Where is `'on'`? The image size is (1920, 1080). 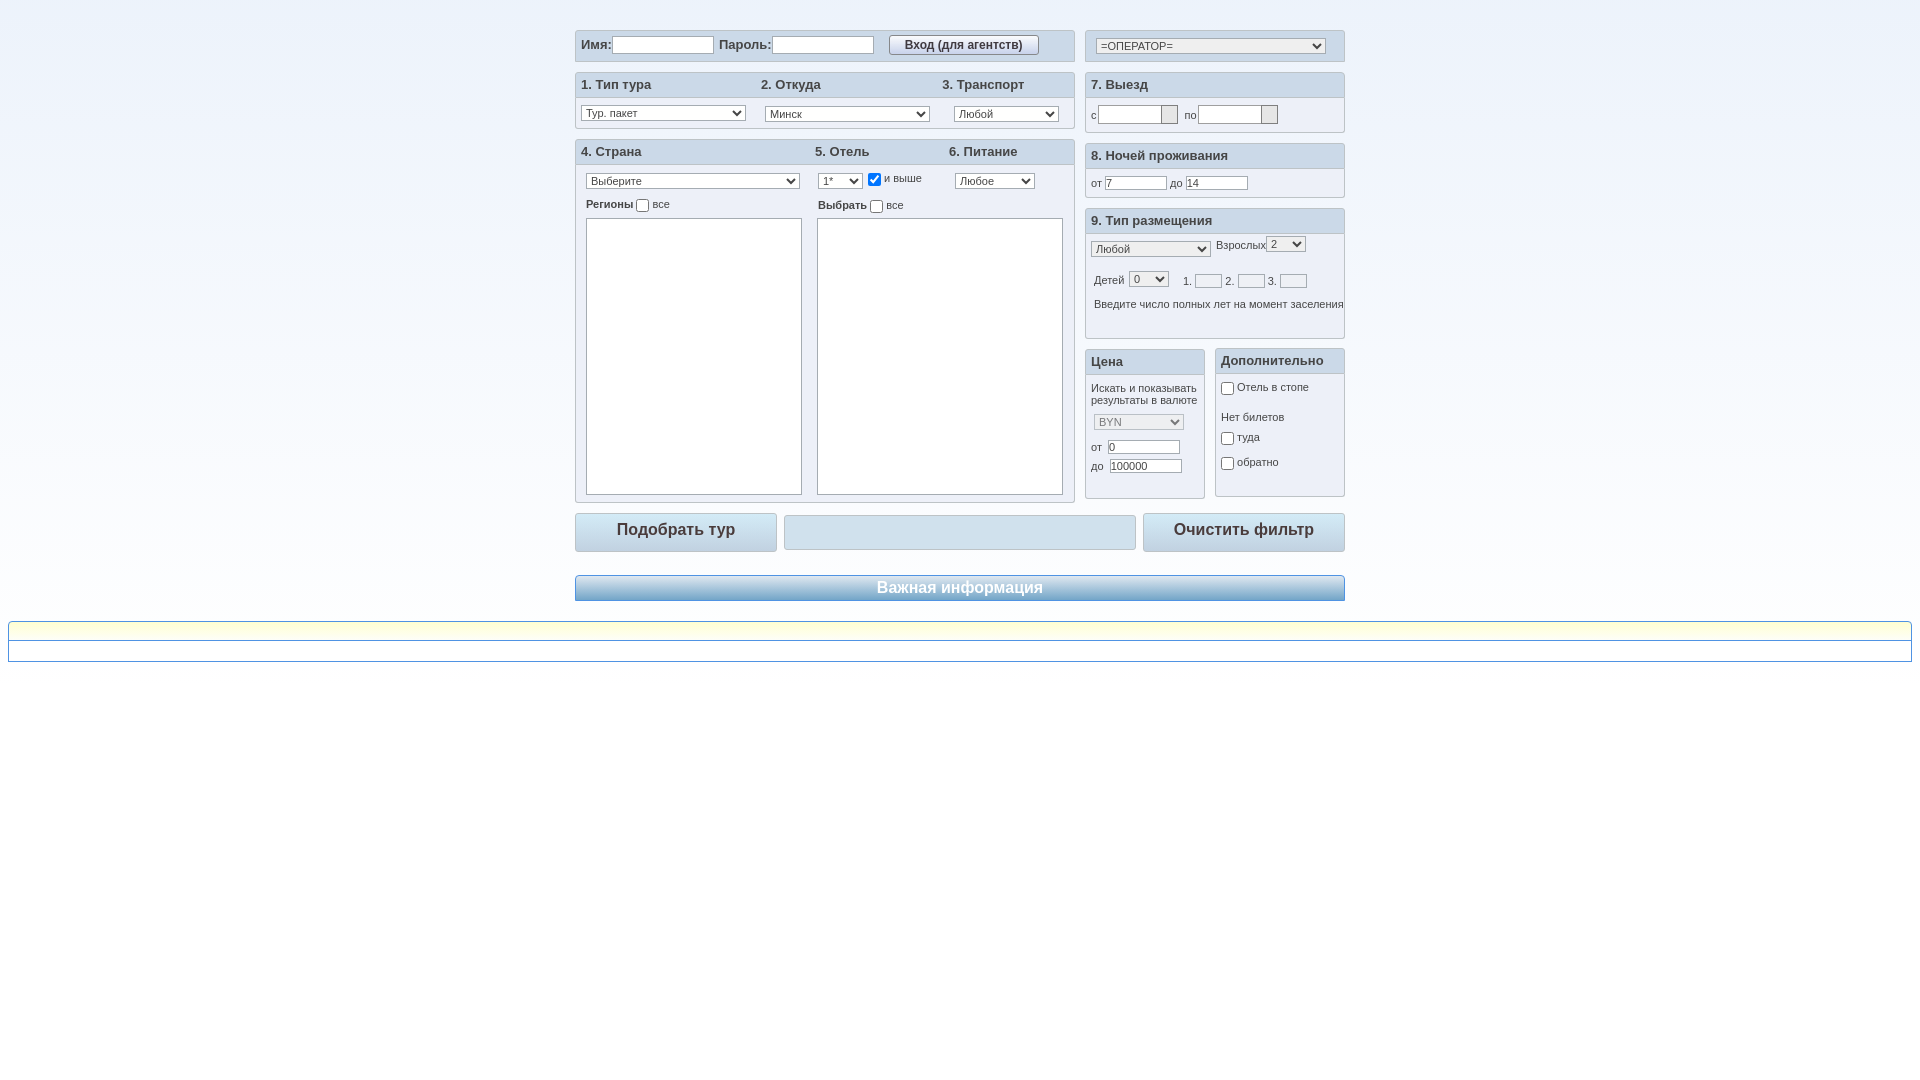 'on' is located at coordinates (634, 205).